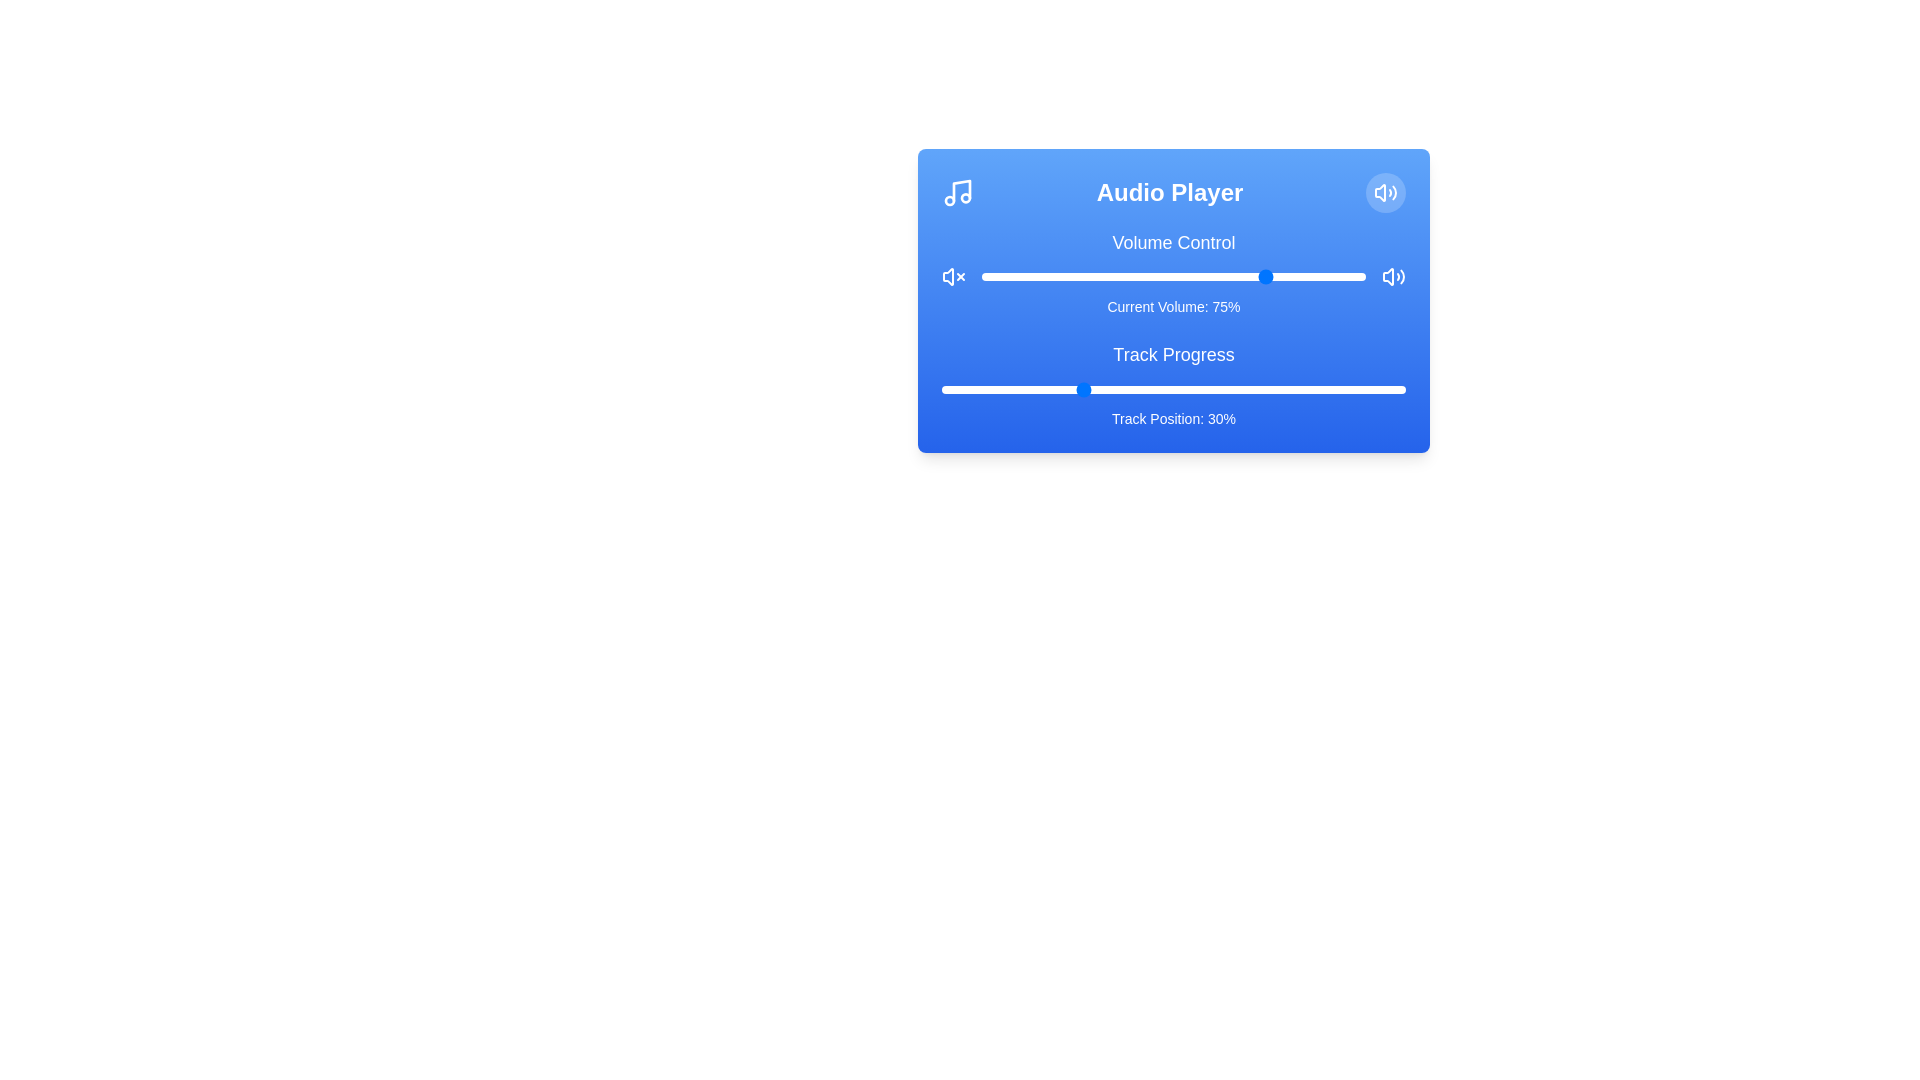  What do you see at coordinates (1089, 389) in the screenshot?
I see `the track position` at bounding box center [1089, 389].